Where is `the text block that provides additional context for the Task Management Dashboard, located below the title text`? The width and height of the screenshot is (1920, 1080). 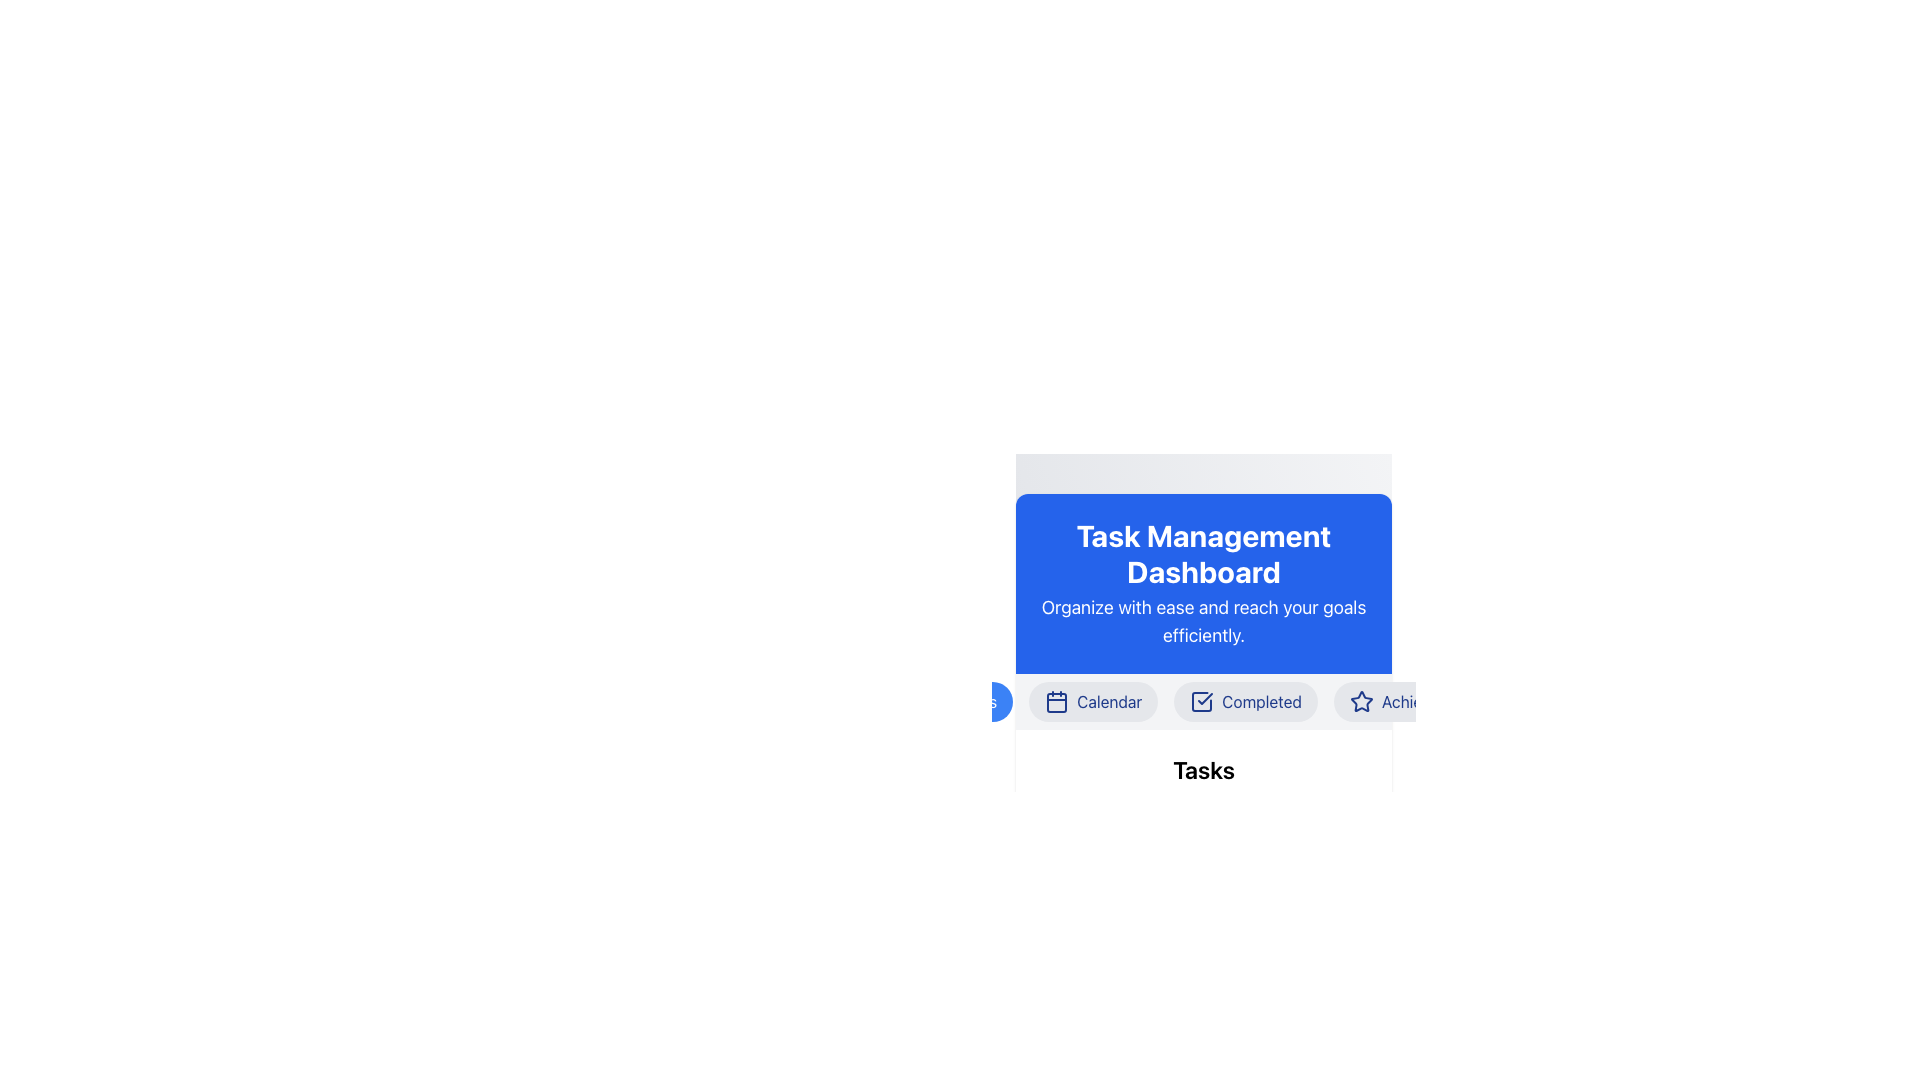 the text block that provides additional context for the Task Management Dashboard, located below the title text is located at coordinates (1203, 620).